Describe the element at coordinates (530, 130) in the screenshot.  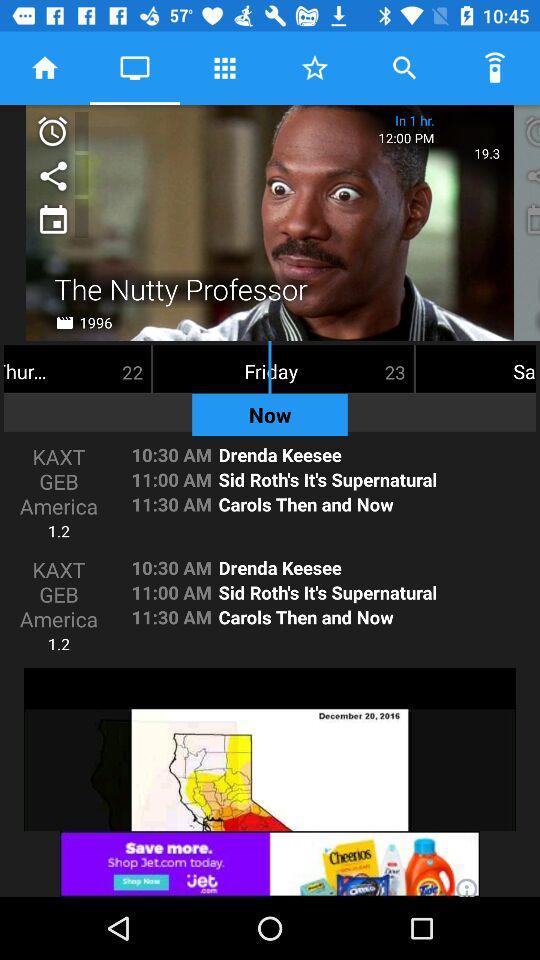
I see `the arrow_backward icon` at that location.